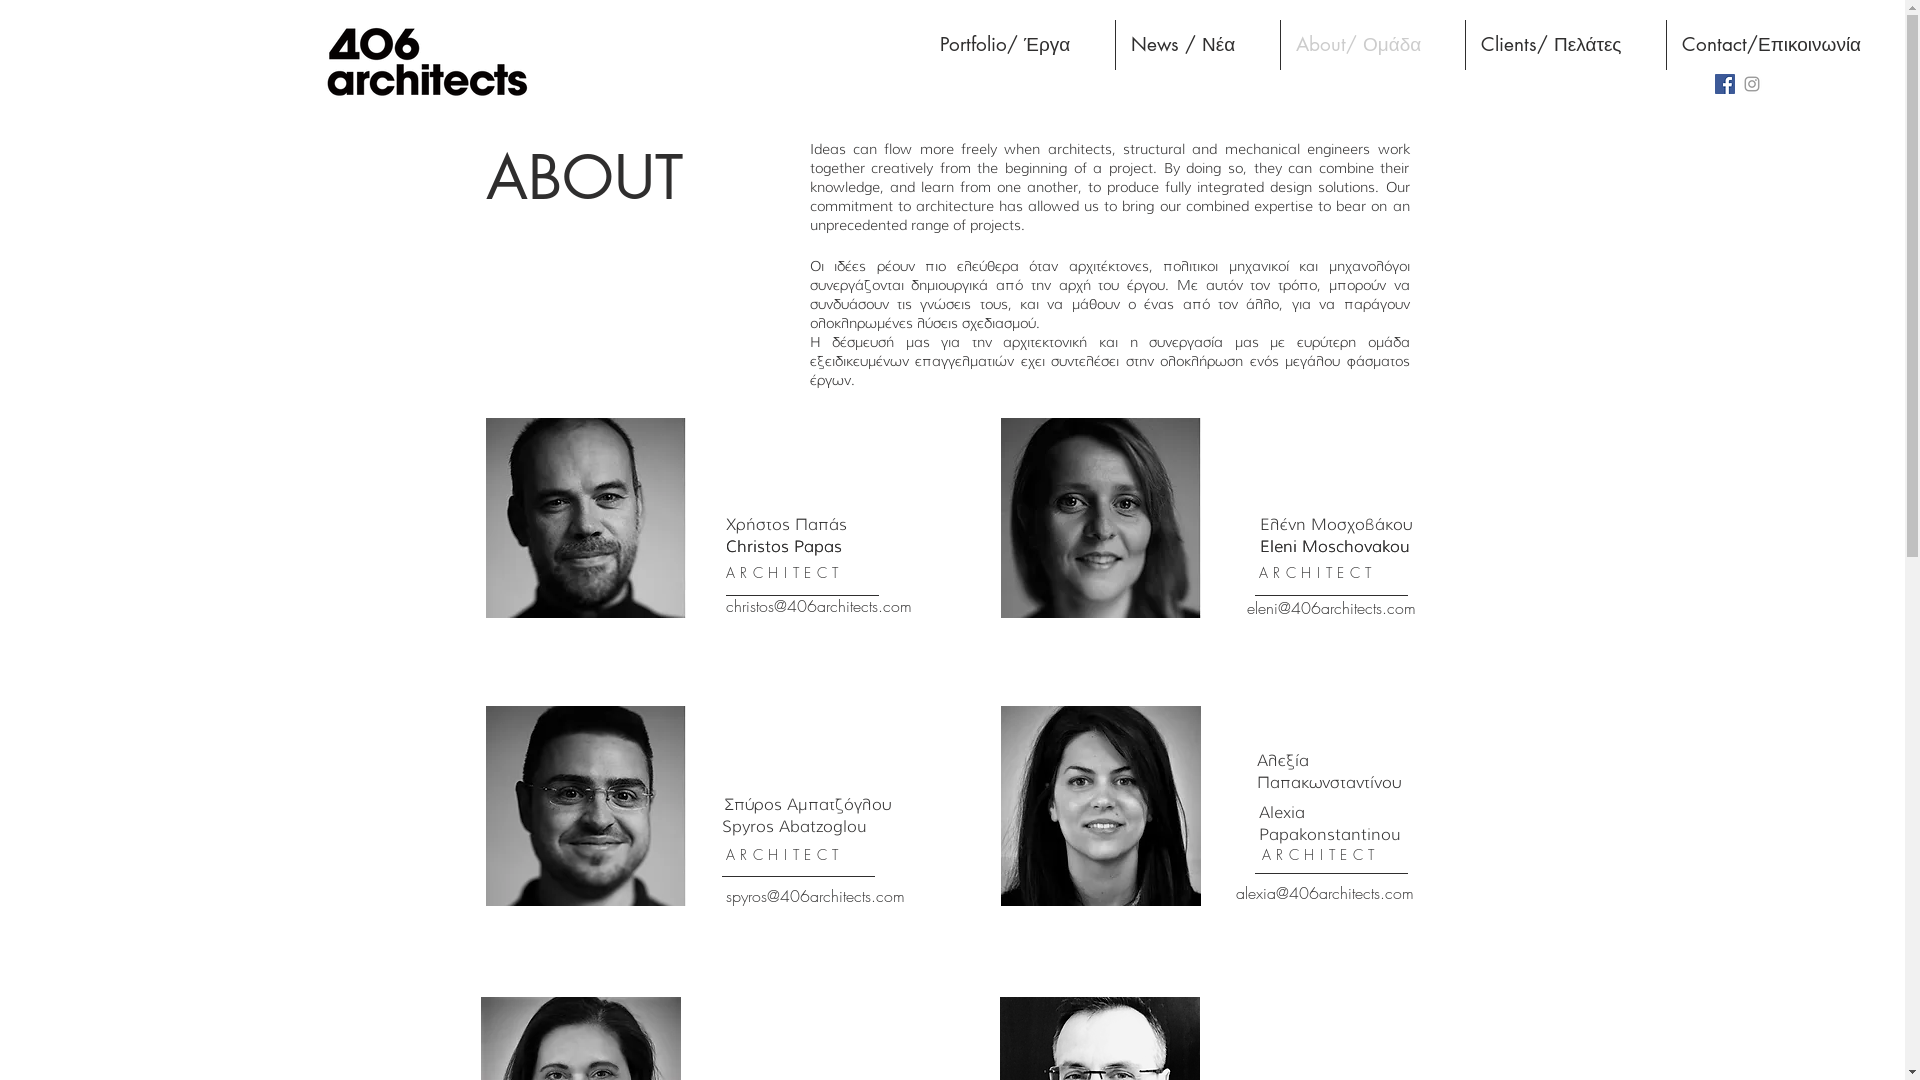 This screenshot has height=1080, width=1920. I want to click on 'alexia@406architects.com', so click(1324, 892).